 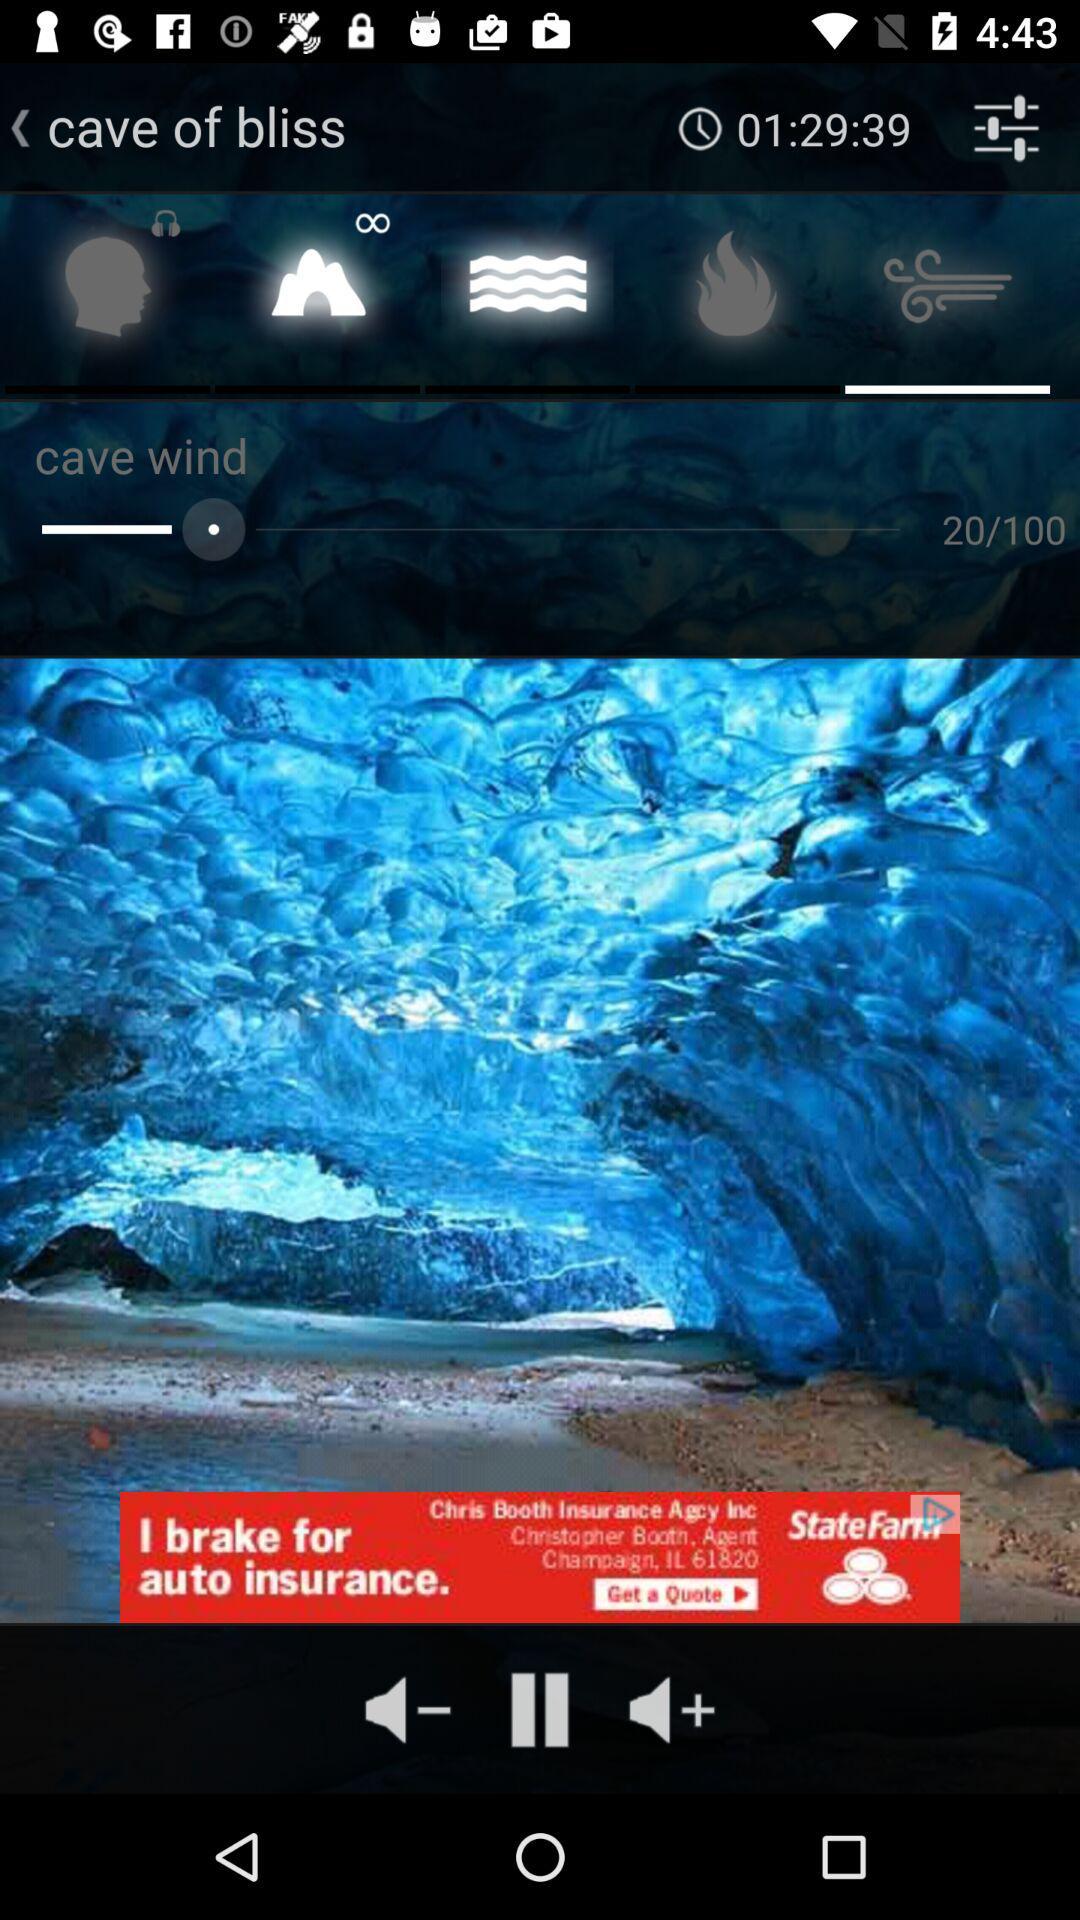 What do you see at coordinates (737, 291) in the screenshot?
I see `icon button` at bounding box center [737, 291].